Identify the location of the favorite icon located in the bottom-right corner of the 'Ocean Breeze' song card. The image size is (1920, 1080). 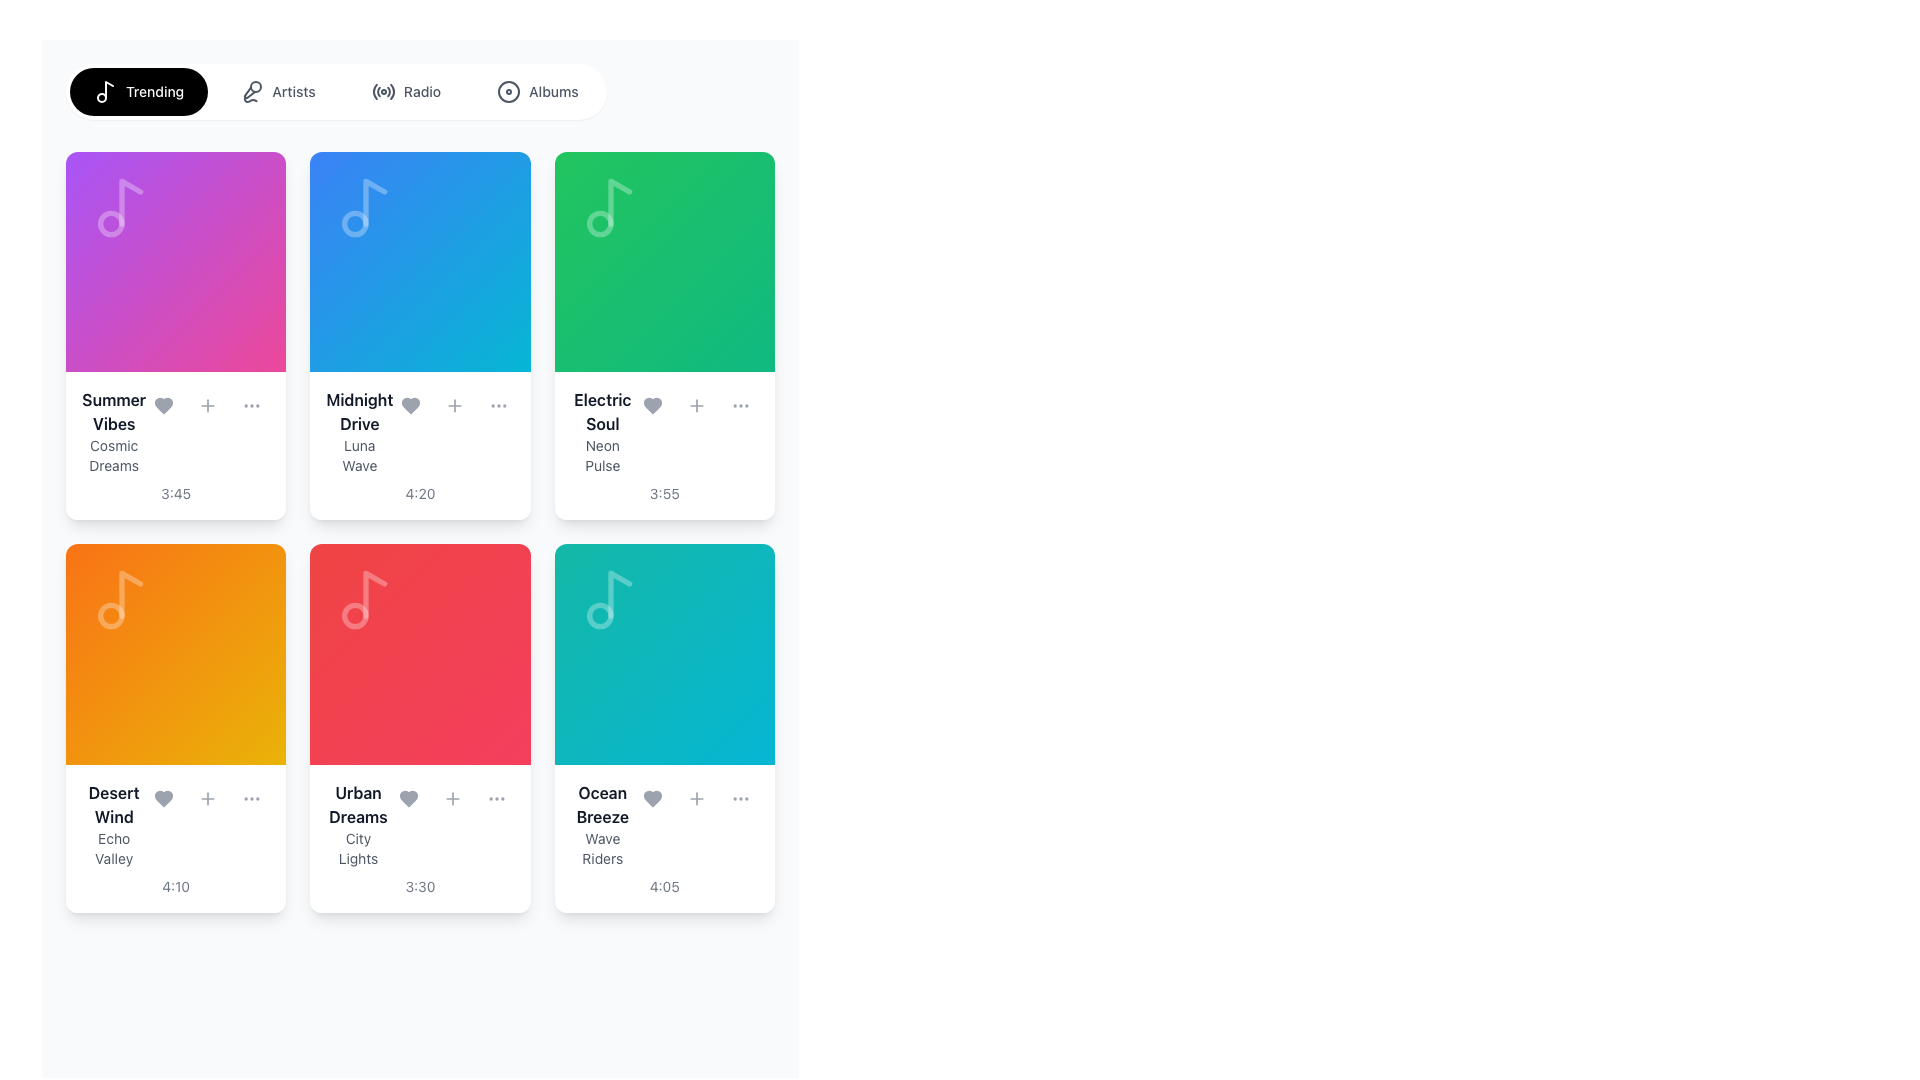
(652, 797).